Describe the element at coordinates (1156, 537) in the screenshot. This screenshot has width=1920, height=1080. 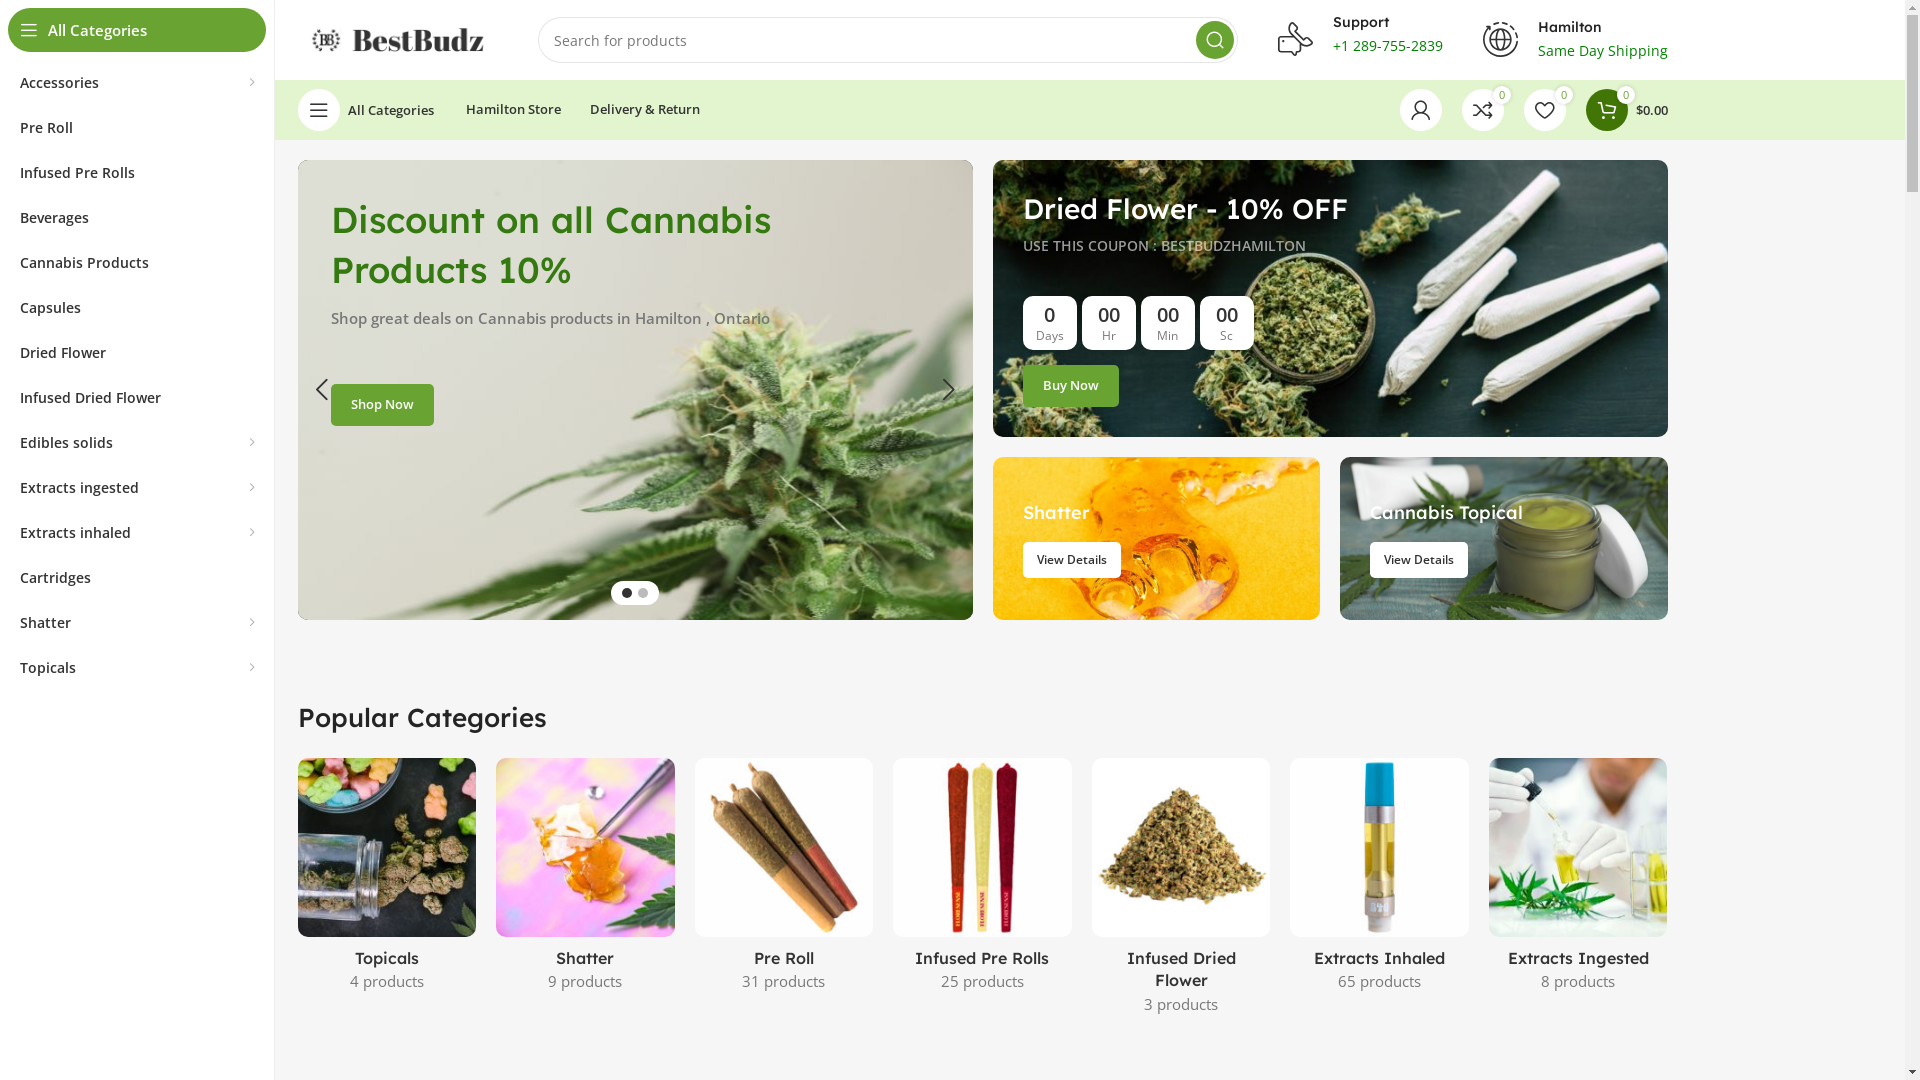
I see `'shatter weed'` at that location.